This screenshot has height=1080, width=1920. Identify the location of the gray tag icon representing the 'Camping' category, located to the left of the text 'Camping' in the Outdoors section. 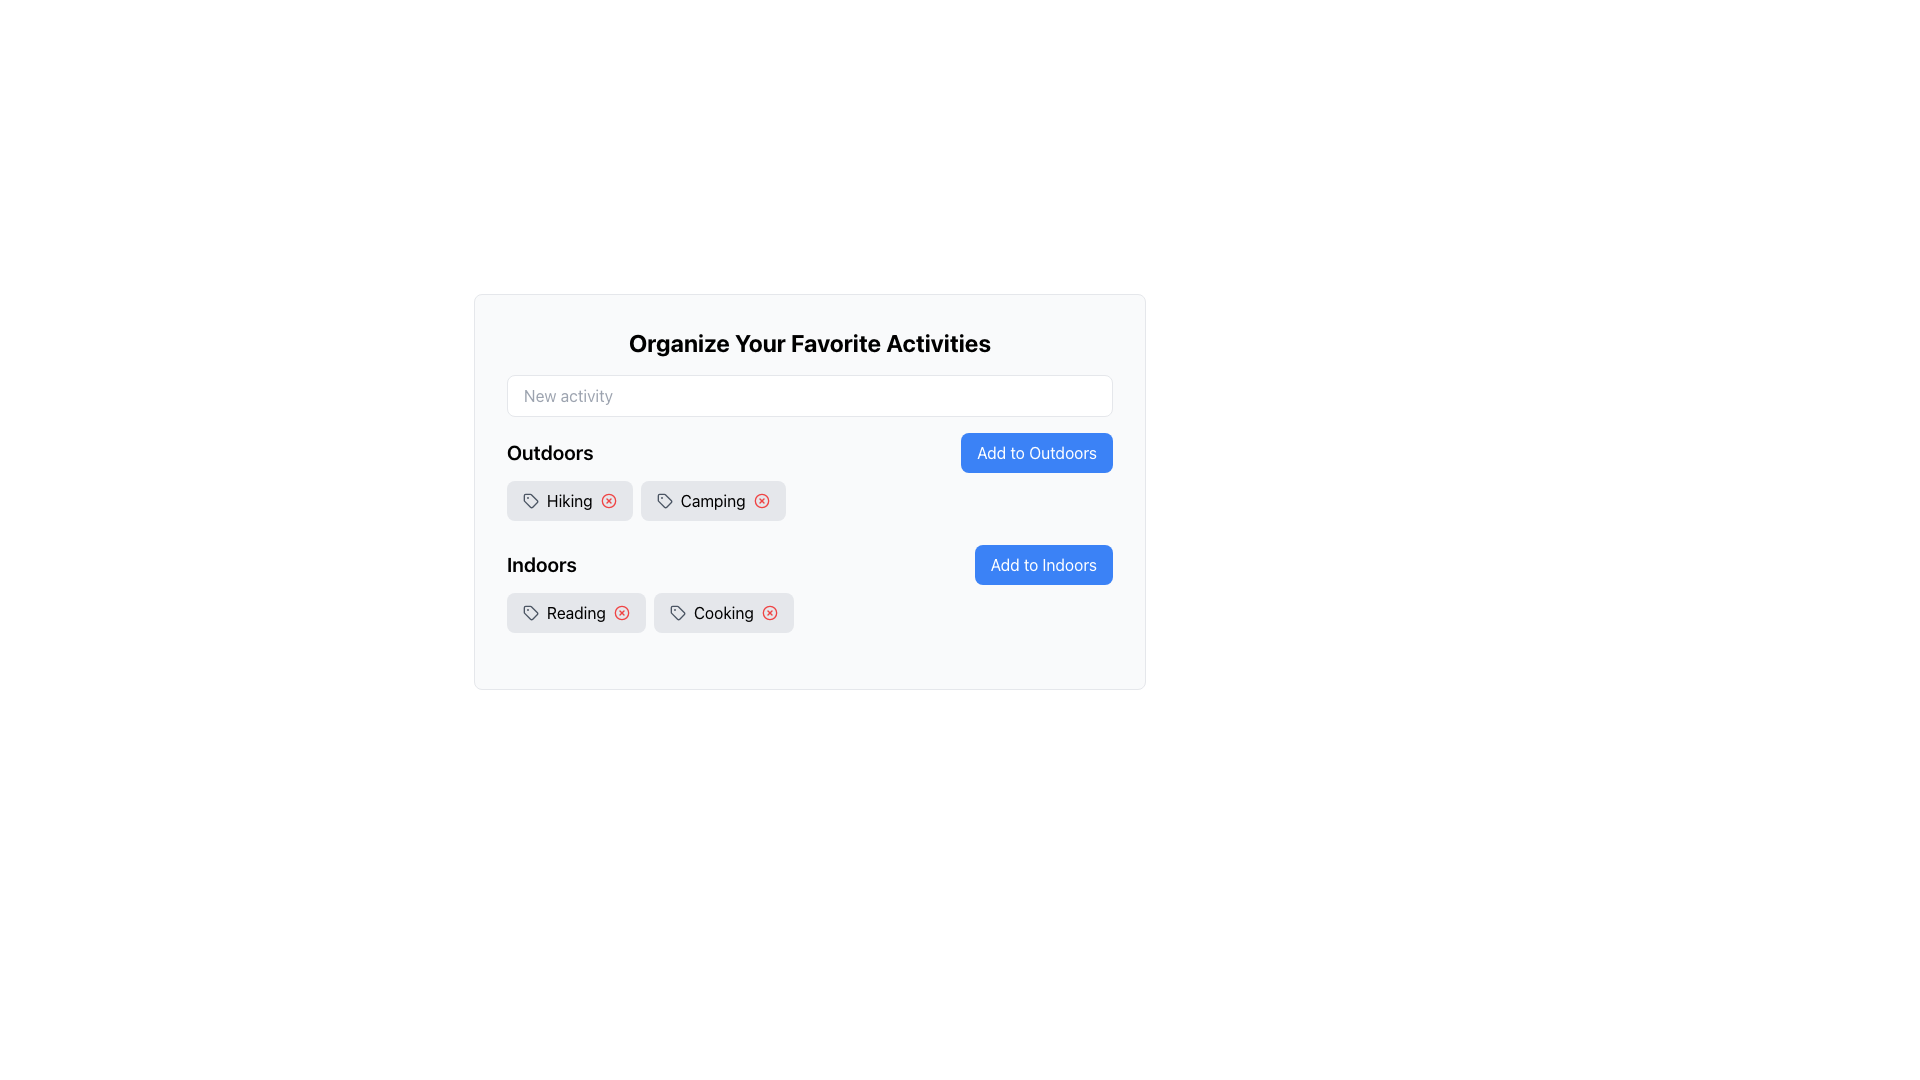
(664, 500).